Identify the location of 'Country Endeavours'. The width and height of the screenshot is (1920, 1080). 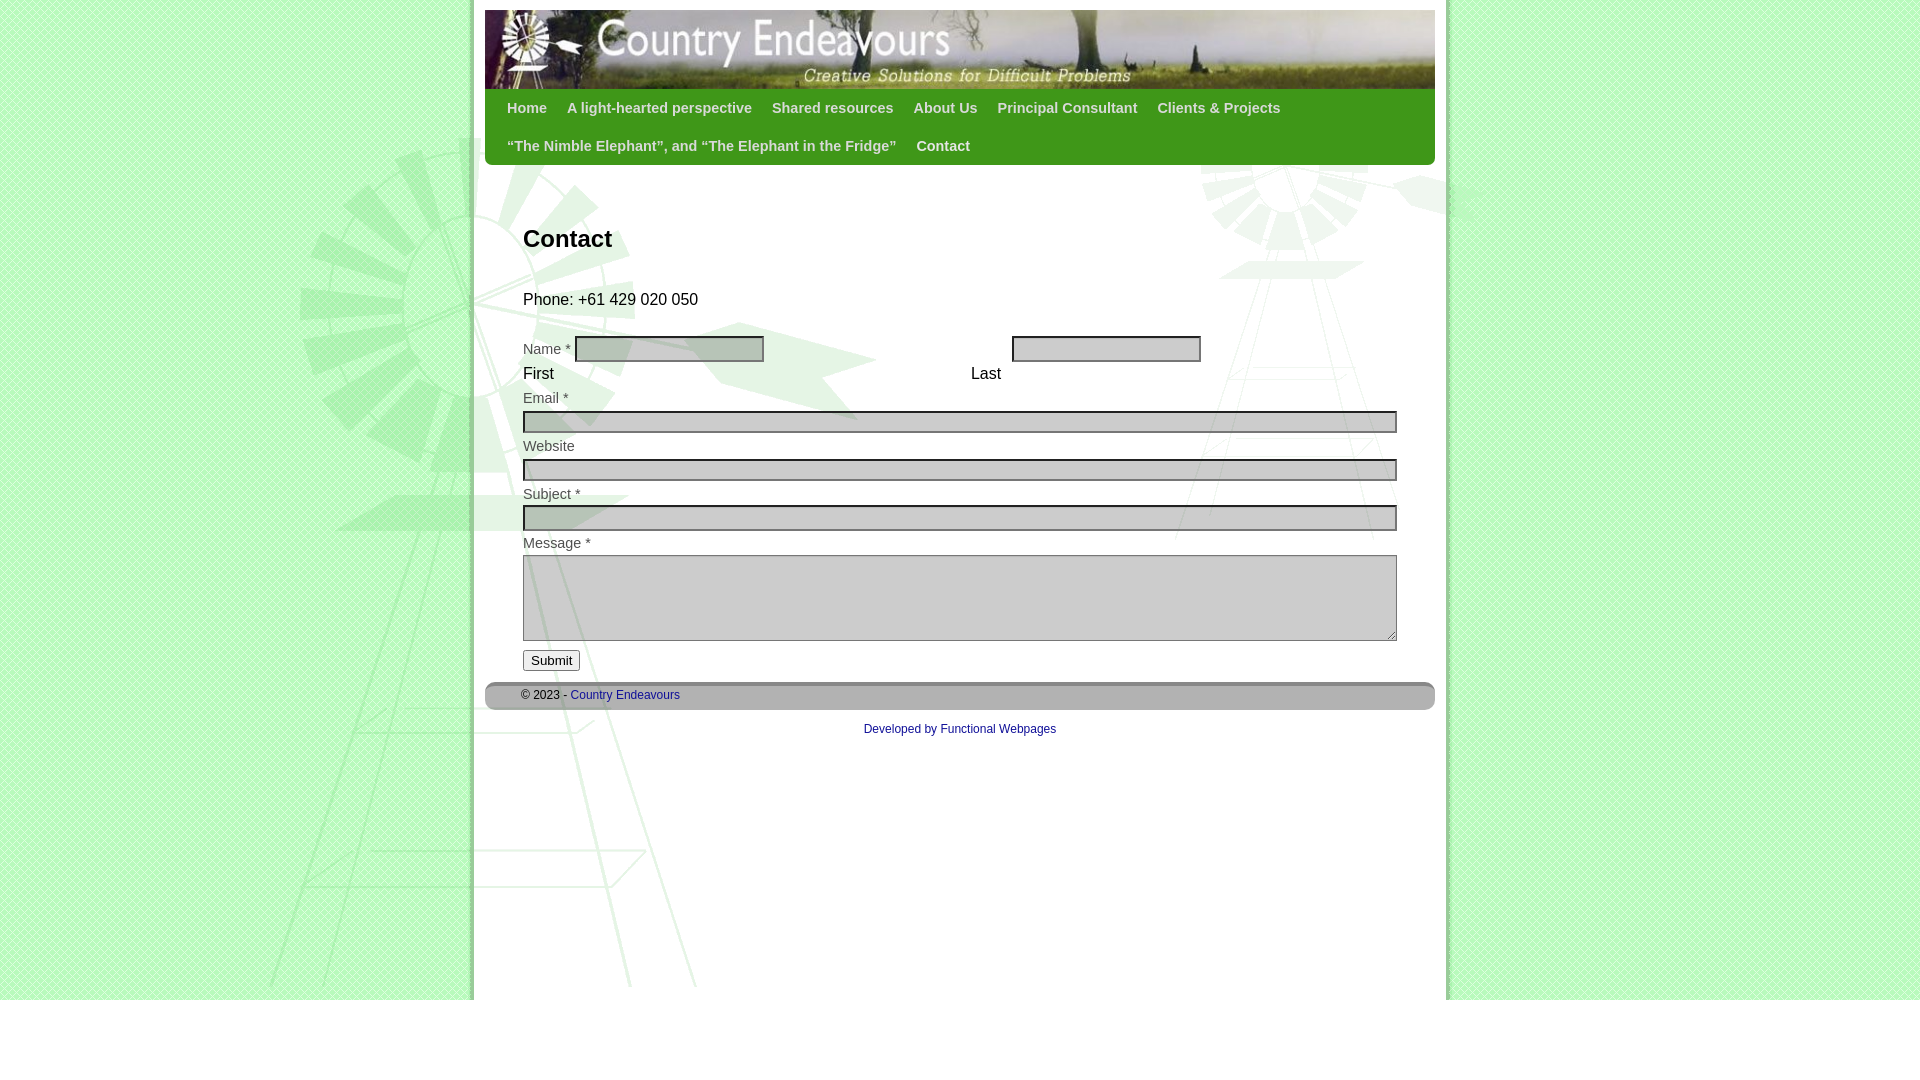
(624, 693).